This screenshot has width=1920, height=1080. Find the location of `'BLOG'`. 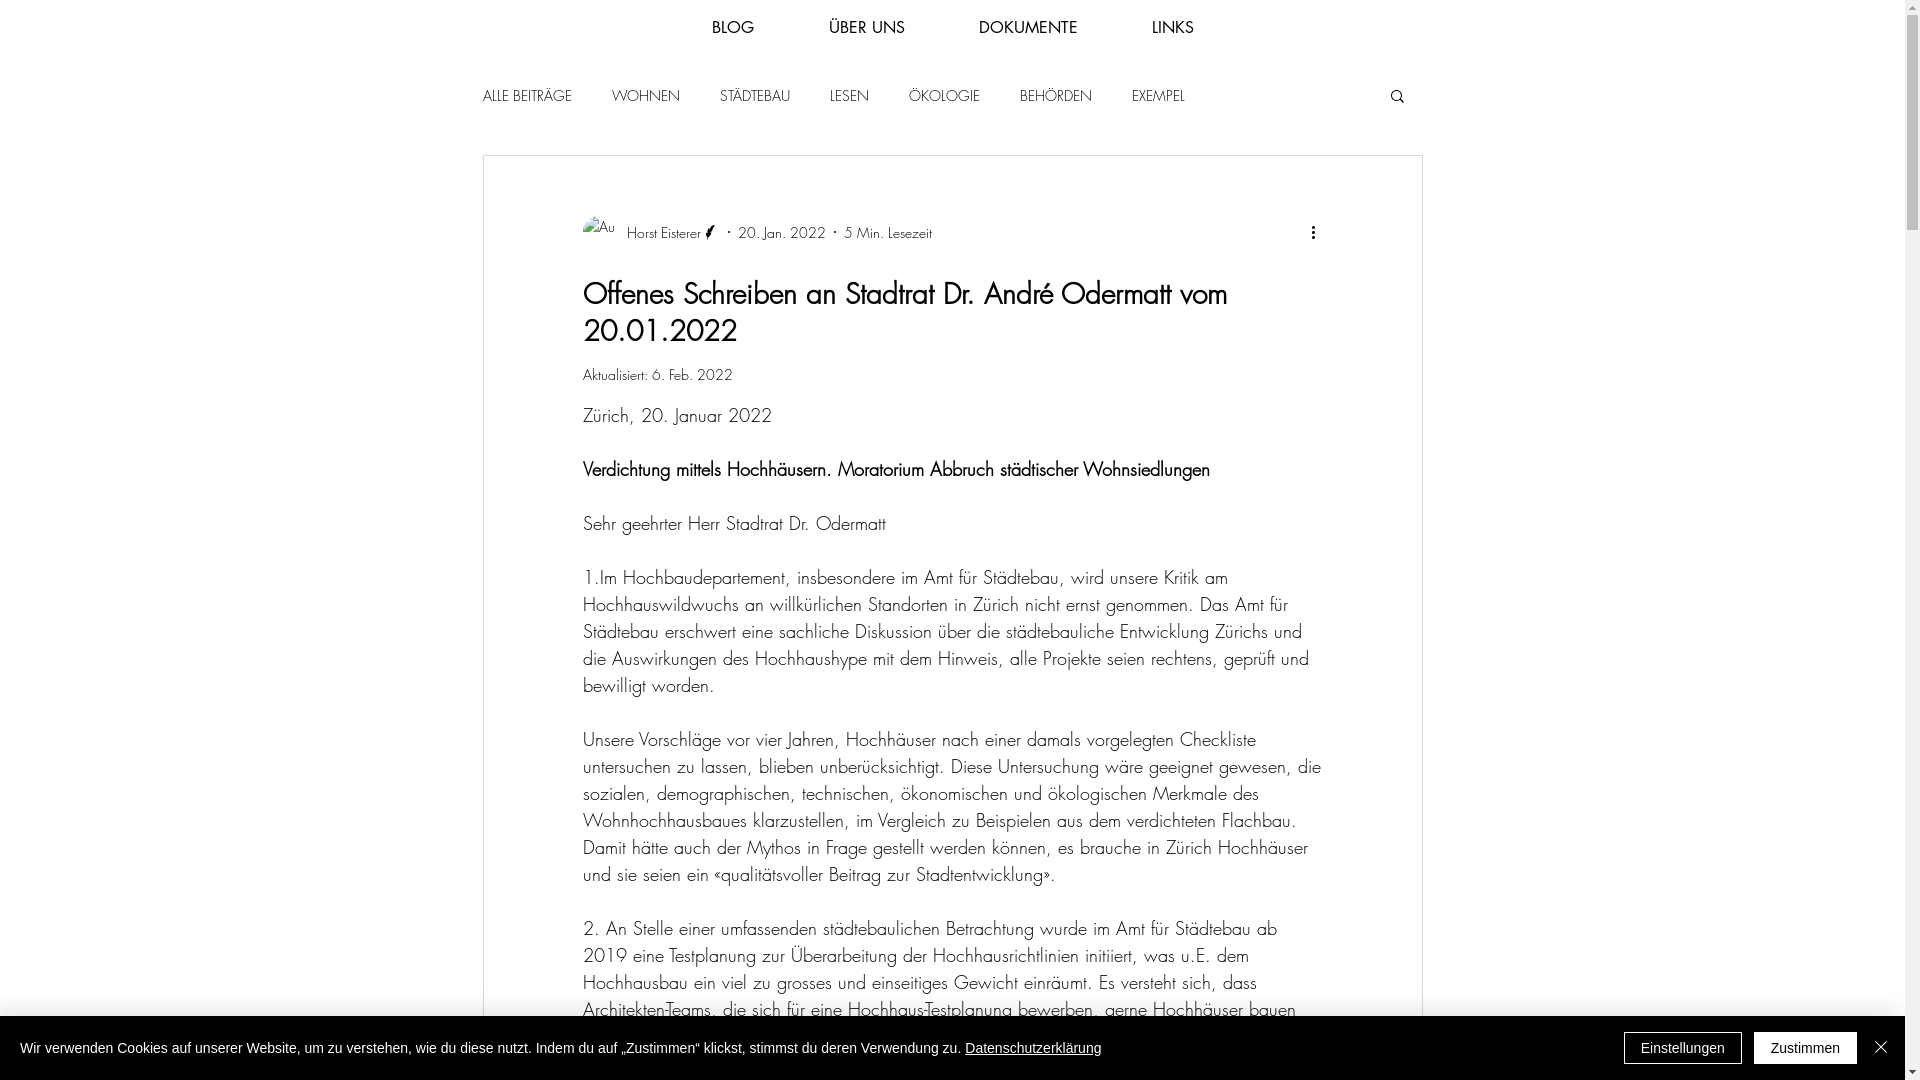

'BLOG' is located at coordinates (731, 27).